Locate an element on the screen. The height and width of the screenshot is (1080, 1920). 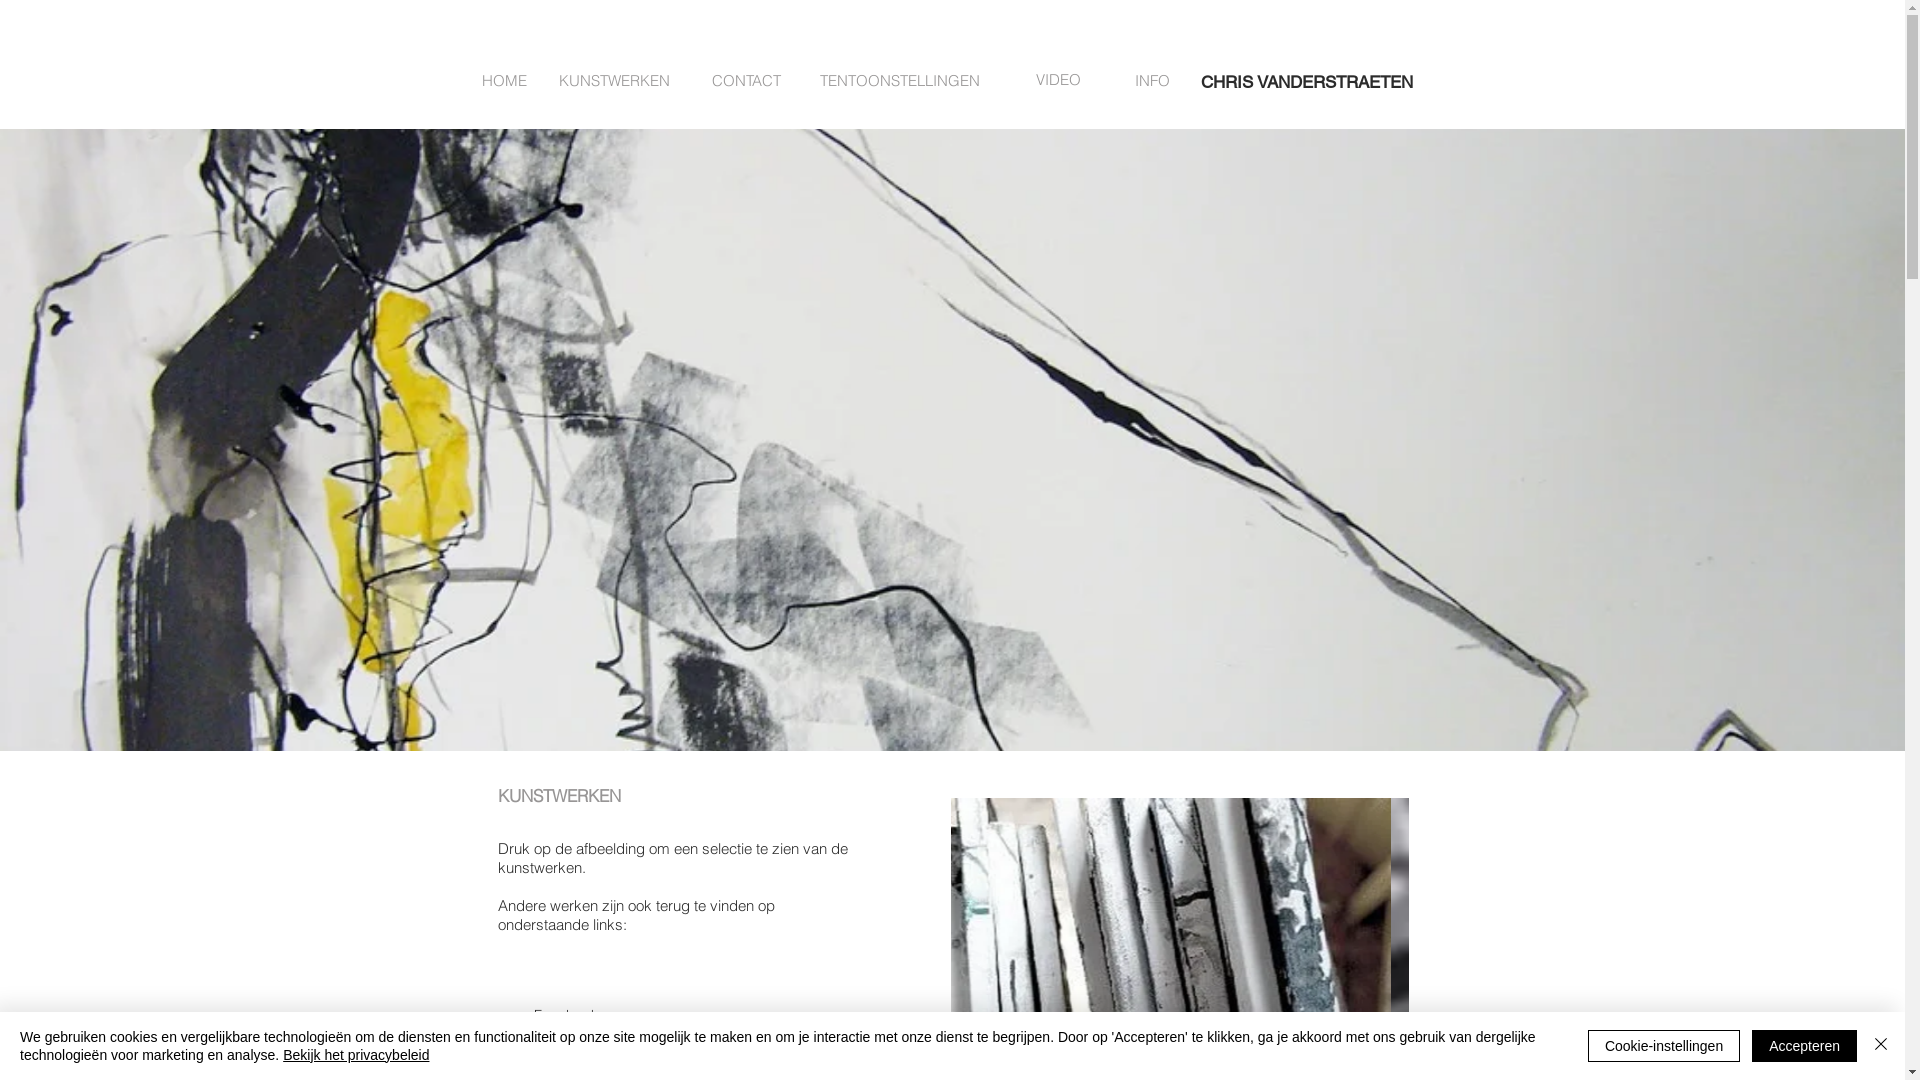
'VIDEO' is located at coordinates (1057, 78).